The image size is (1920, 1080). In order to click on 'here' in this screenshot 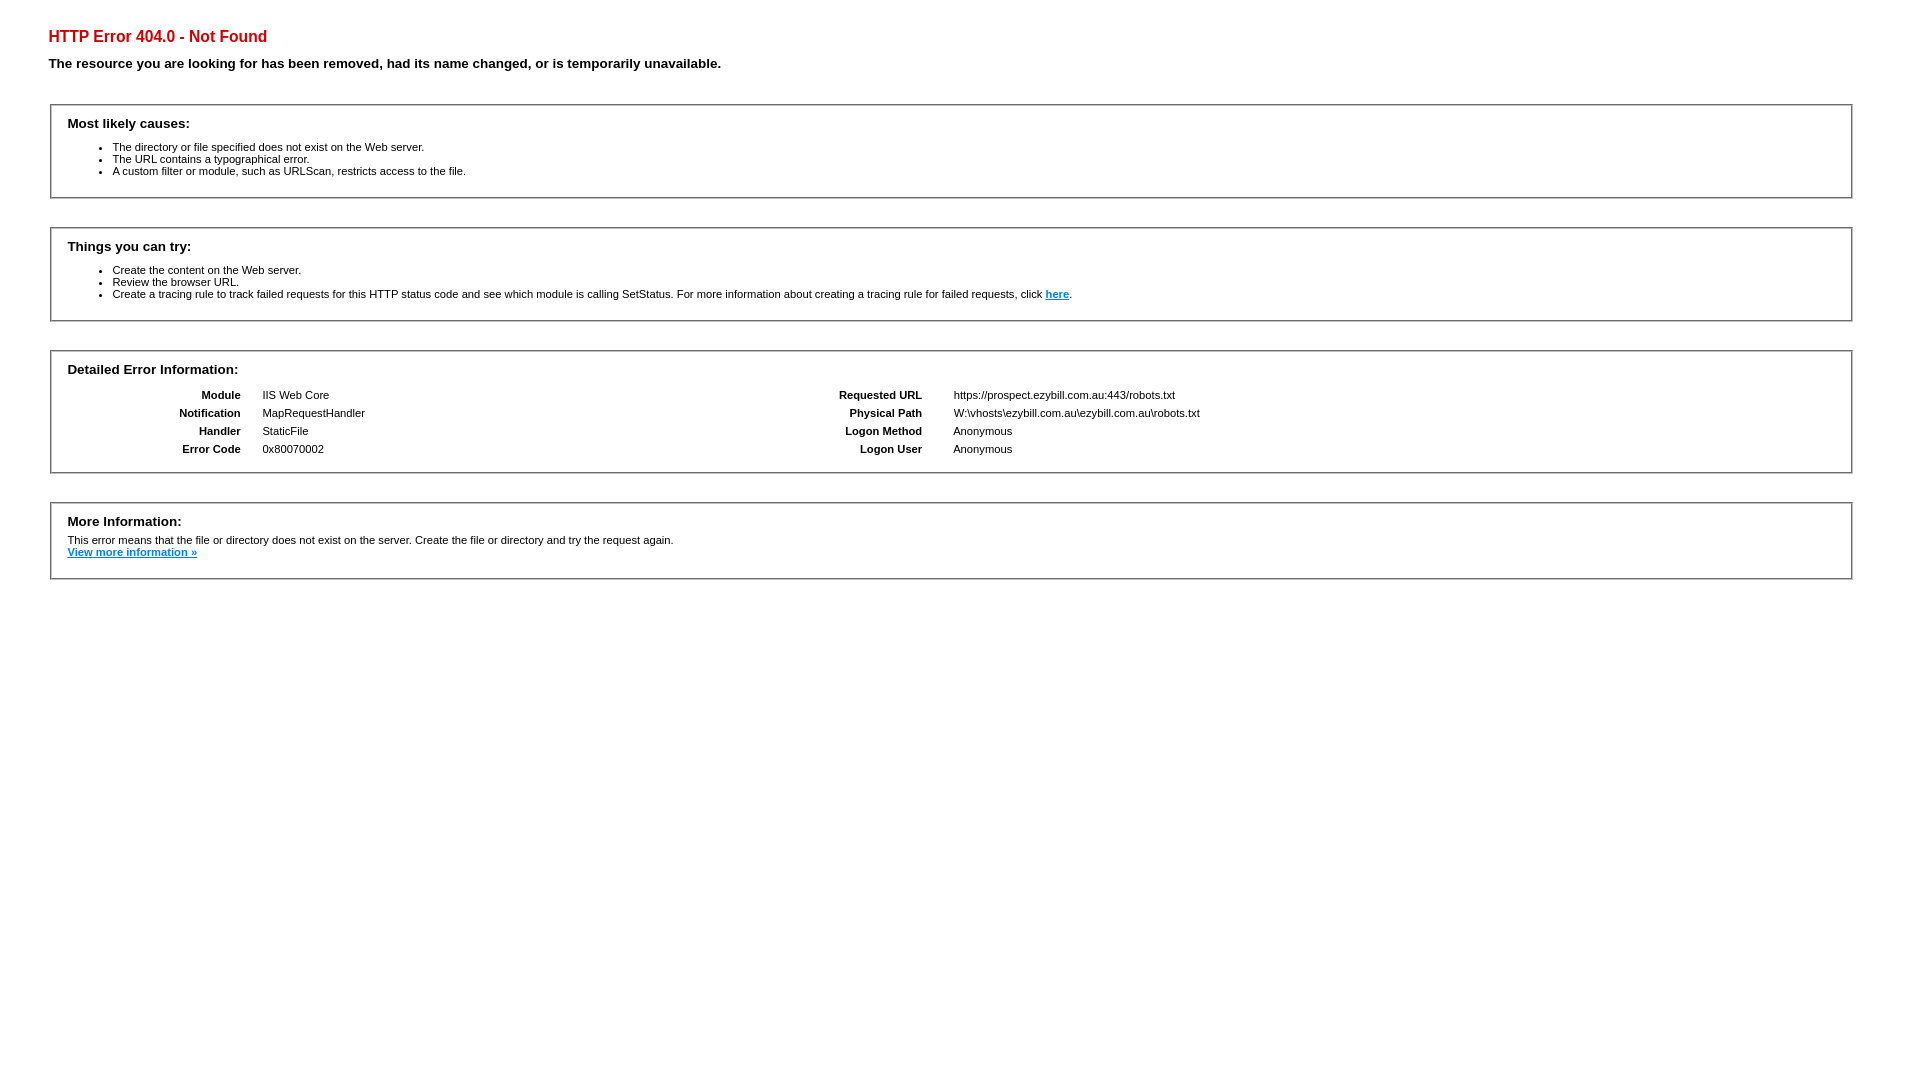, I will do `click(1045, 293)`.